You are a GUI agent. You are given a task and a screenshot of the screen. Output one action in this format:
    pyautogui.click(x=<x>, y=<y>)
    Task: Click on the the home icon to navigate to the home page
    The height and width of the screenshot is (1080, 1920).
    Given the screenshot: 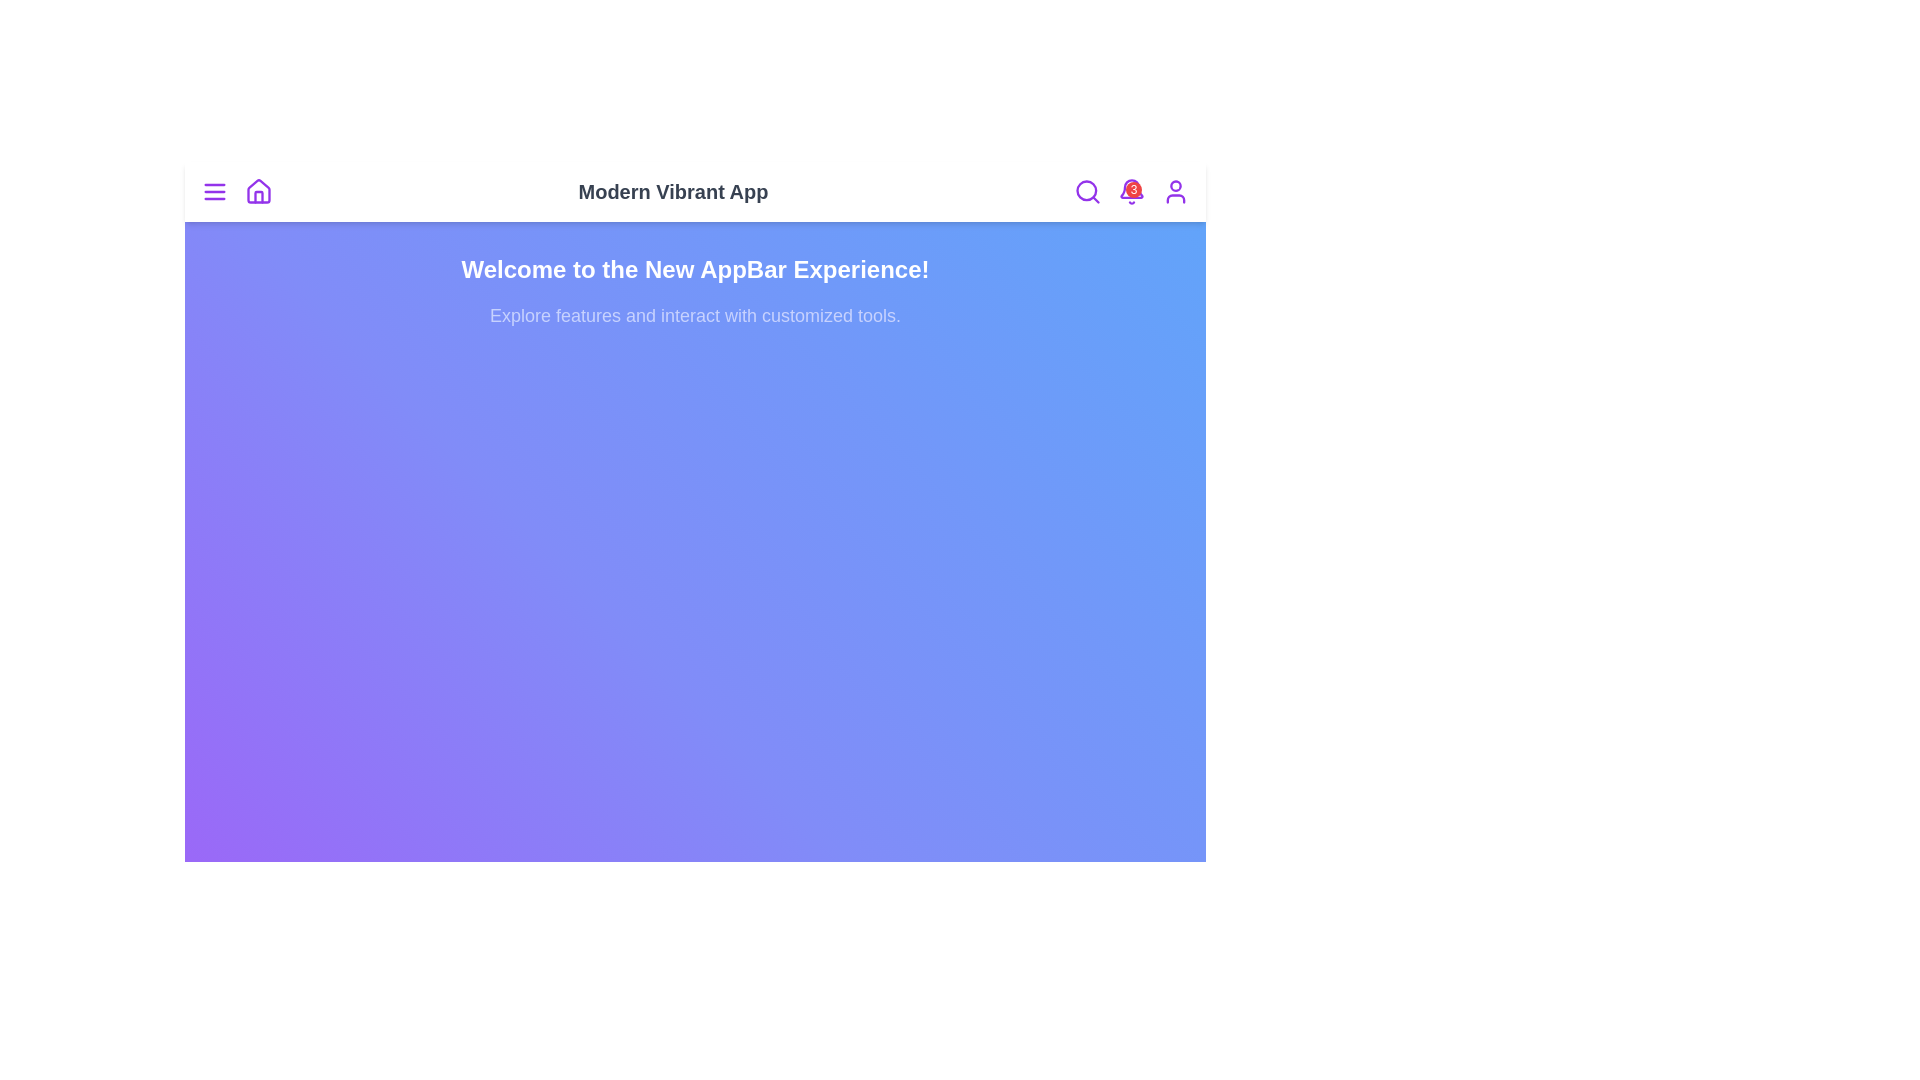 What is the action you would take?
    pyautogui.click(x=258, y=192)
    